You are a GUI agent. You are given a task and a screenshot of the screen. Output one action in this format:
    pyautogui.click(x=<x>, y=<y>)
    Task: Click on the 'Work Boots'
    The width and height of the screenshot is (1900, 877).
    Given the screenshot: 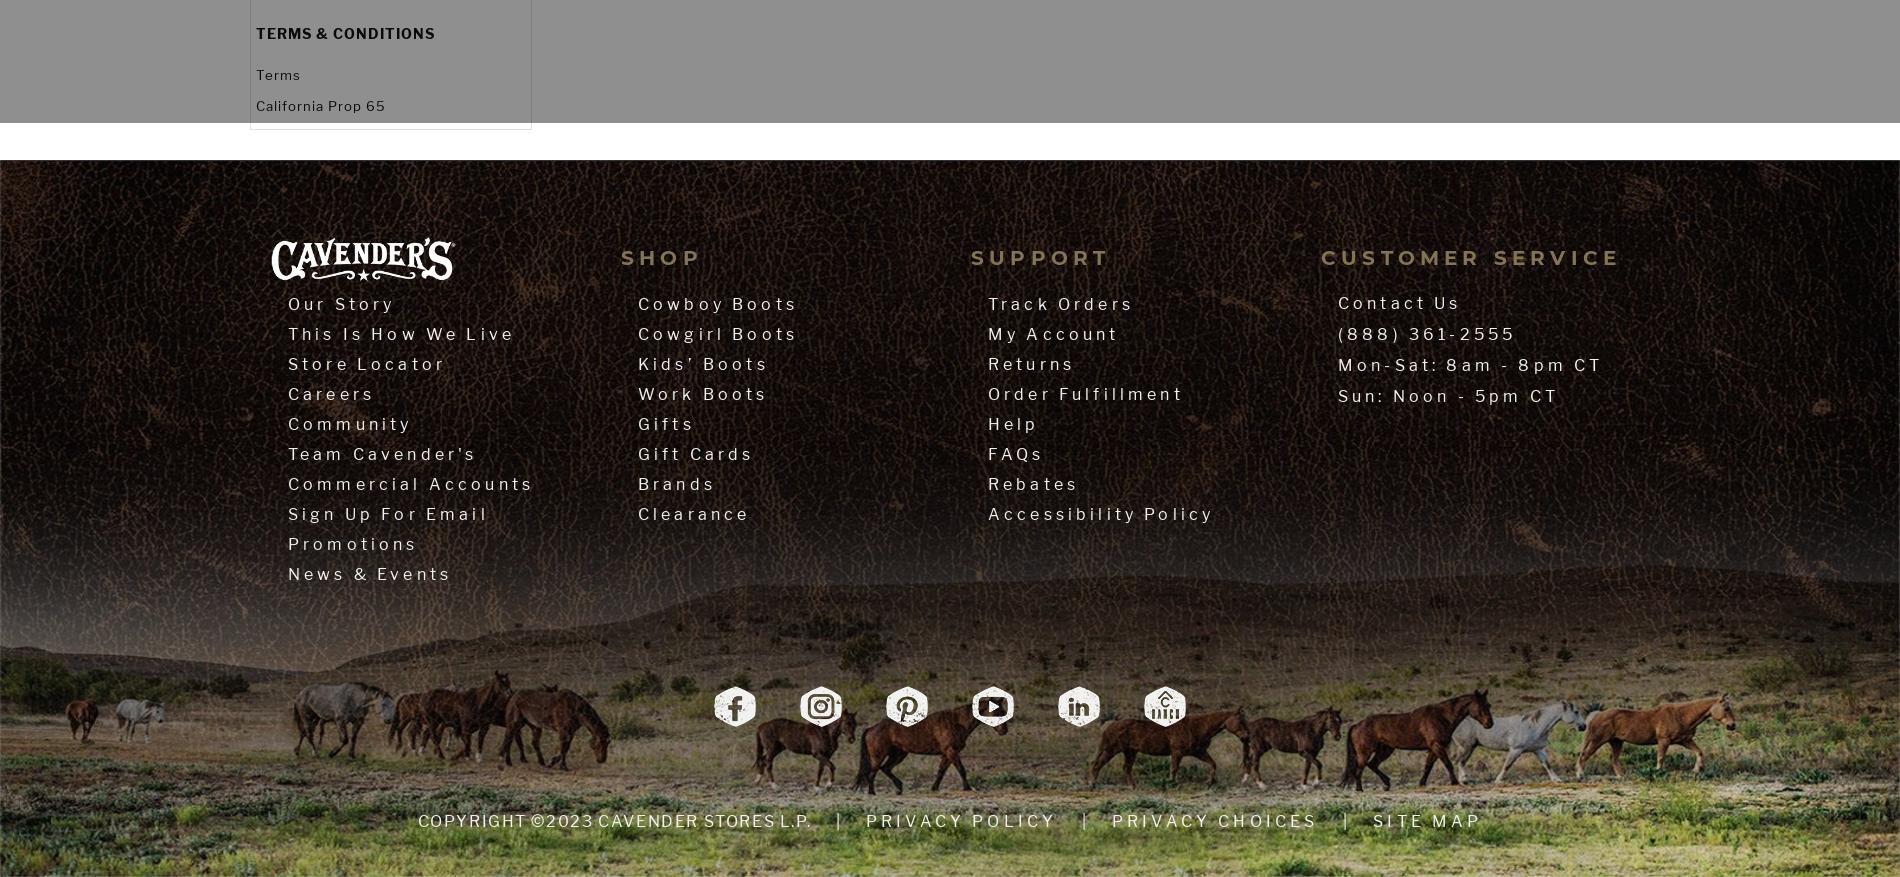 What is the action you would take?
    pyautogui.click(x=703, y=393)
    